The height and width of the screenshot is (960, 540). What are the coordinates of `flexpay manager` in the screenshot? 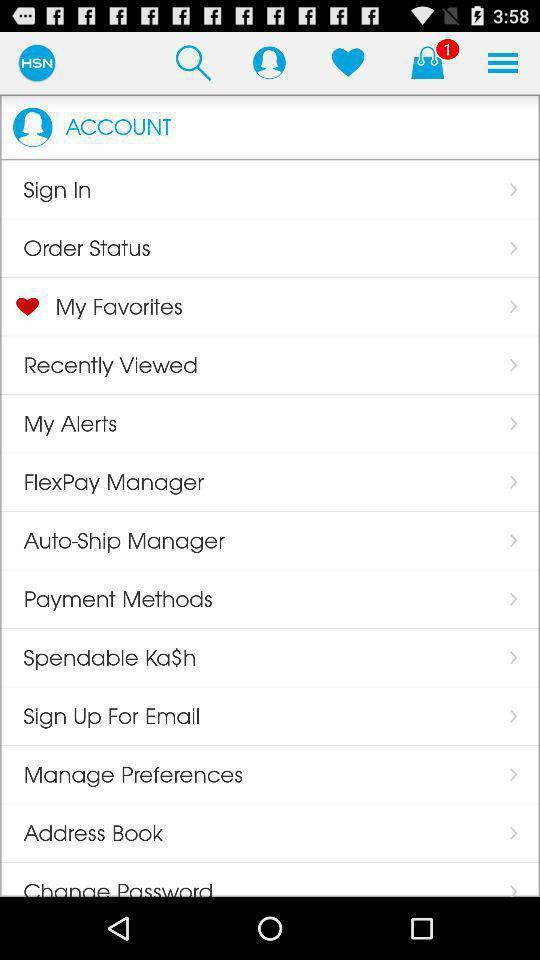 It's located at (102, 481).